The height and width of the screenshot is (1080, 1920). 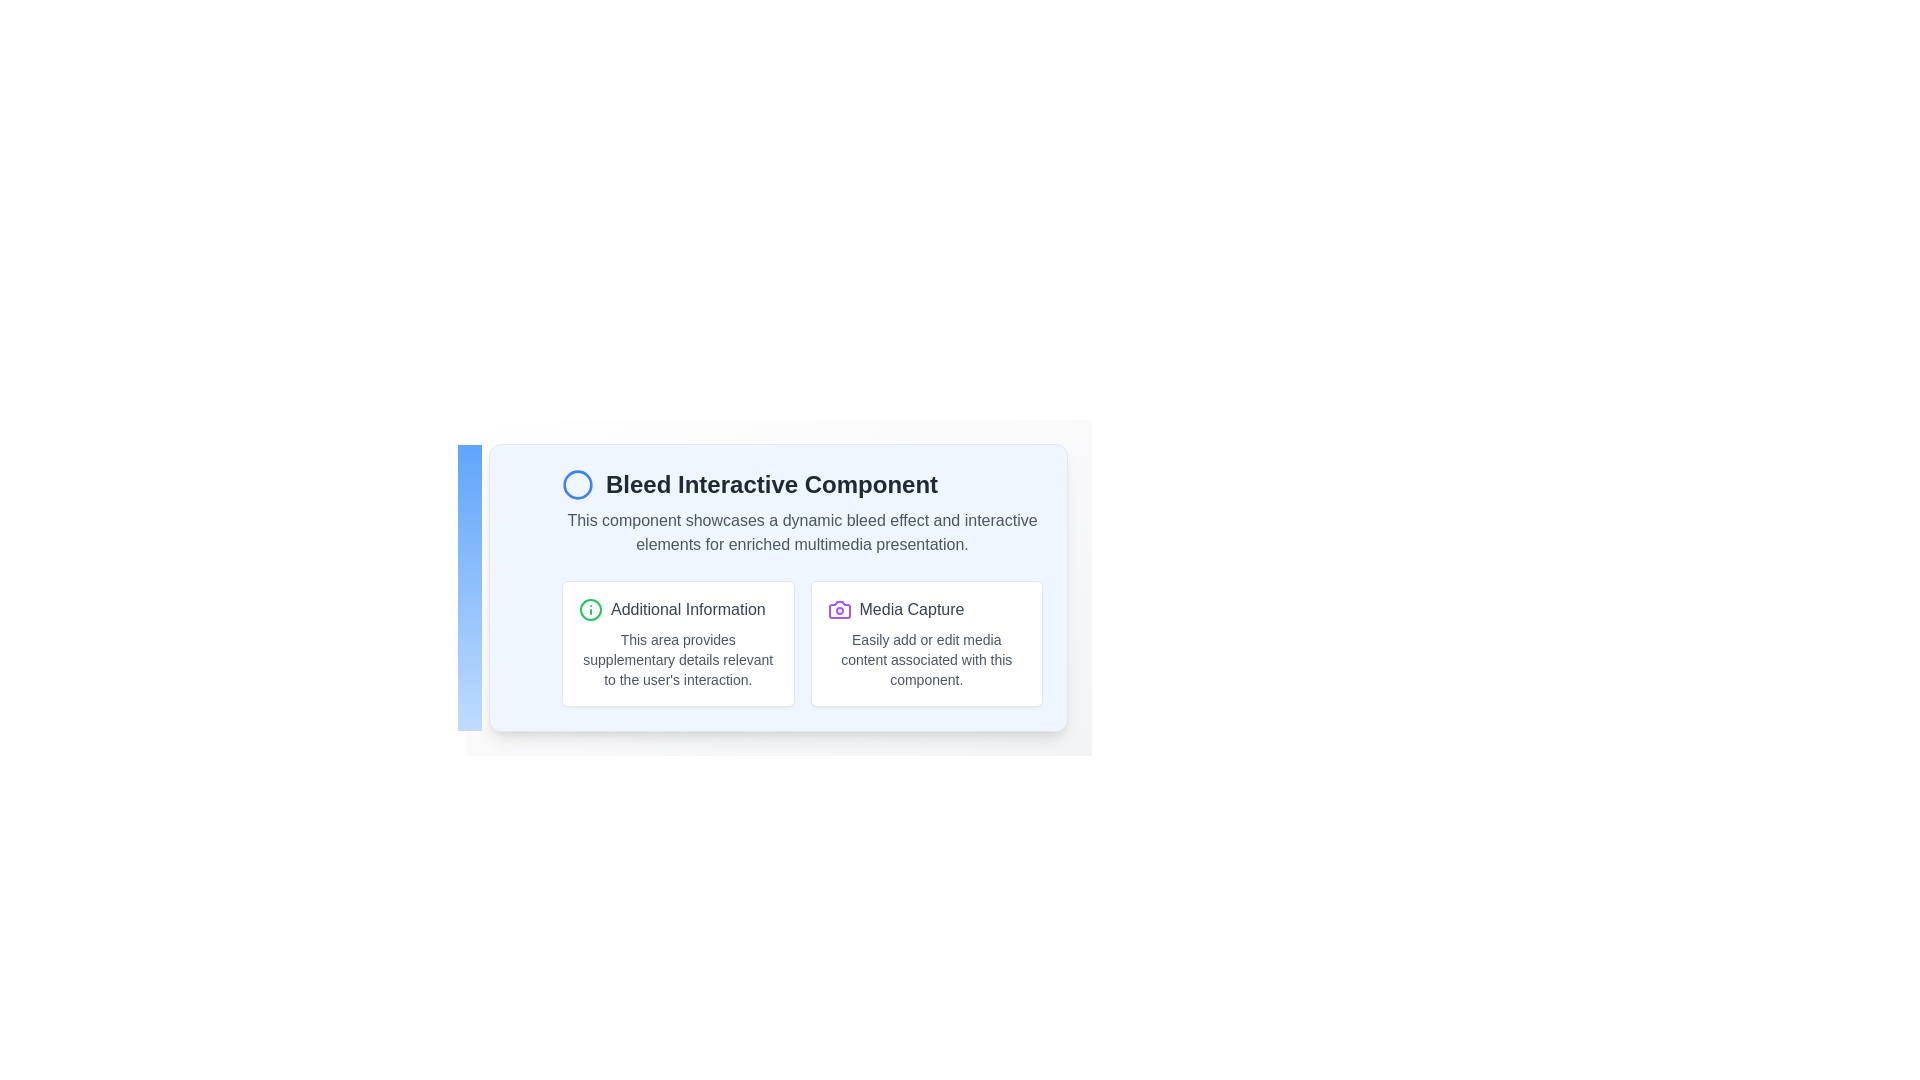 I want to click on the text label reading 'Additional Information' styled in gray, positioned next to a green information icon within the card section below the 'Bleed Interactive Component' header, so click(x=688, y=608).